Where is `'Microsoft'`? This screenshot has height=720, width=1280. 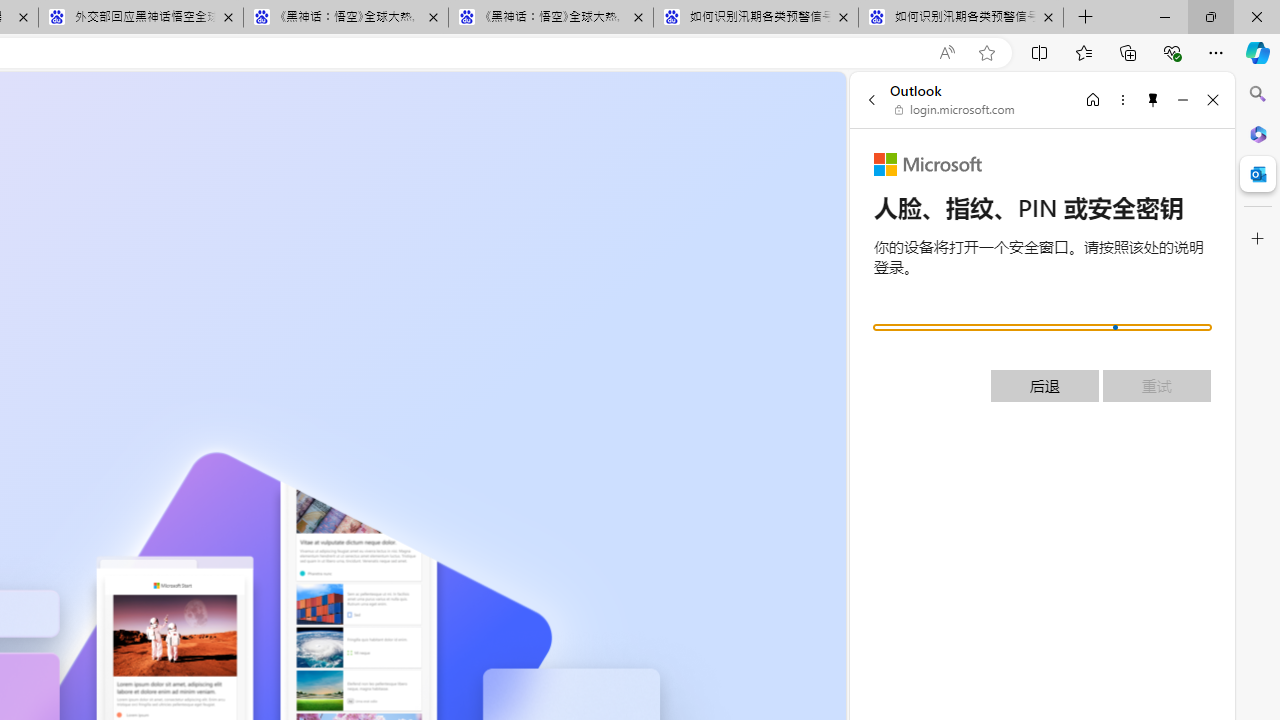 'Microsoft' is located at coordinates (927, 164).